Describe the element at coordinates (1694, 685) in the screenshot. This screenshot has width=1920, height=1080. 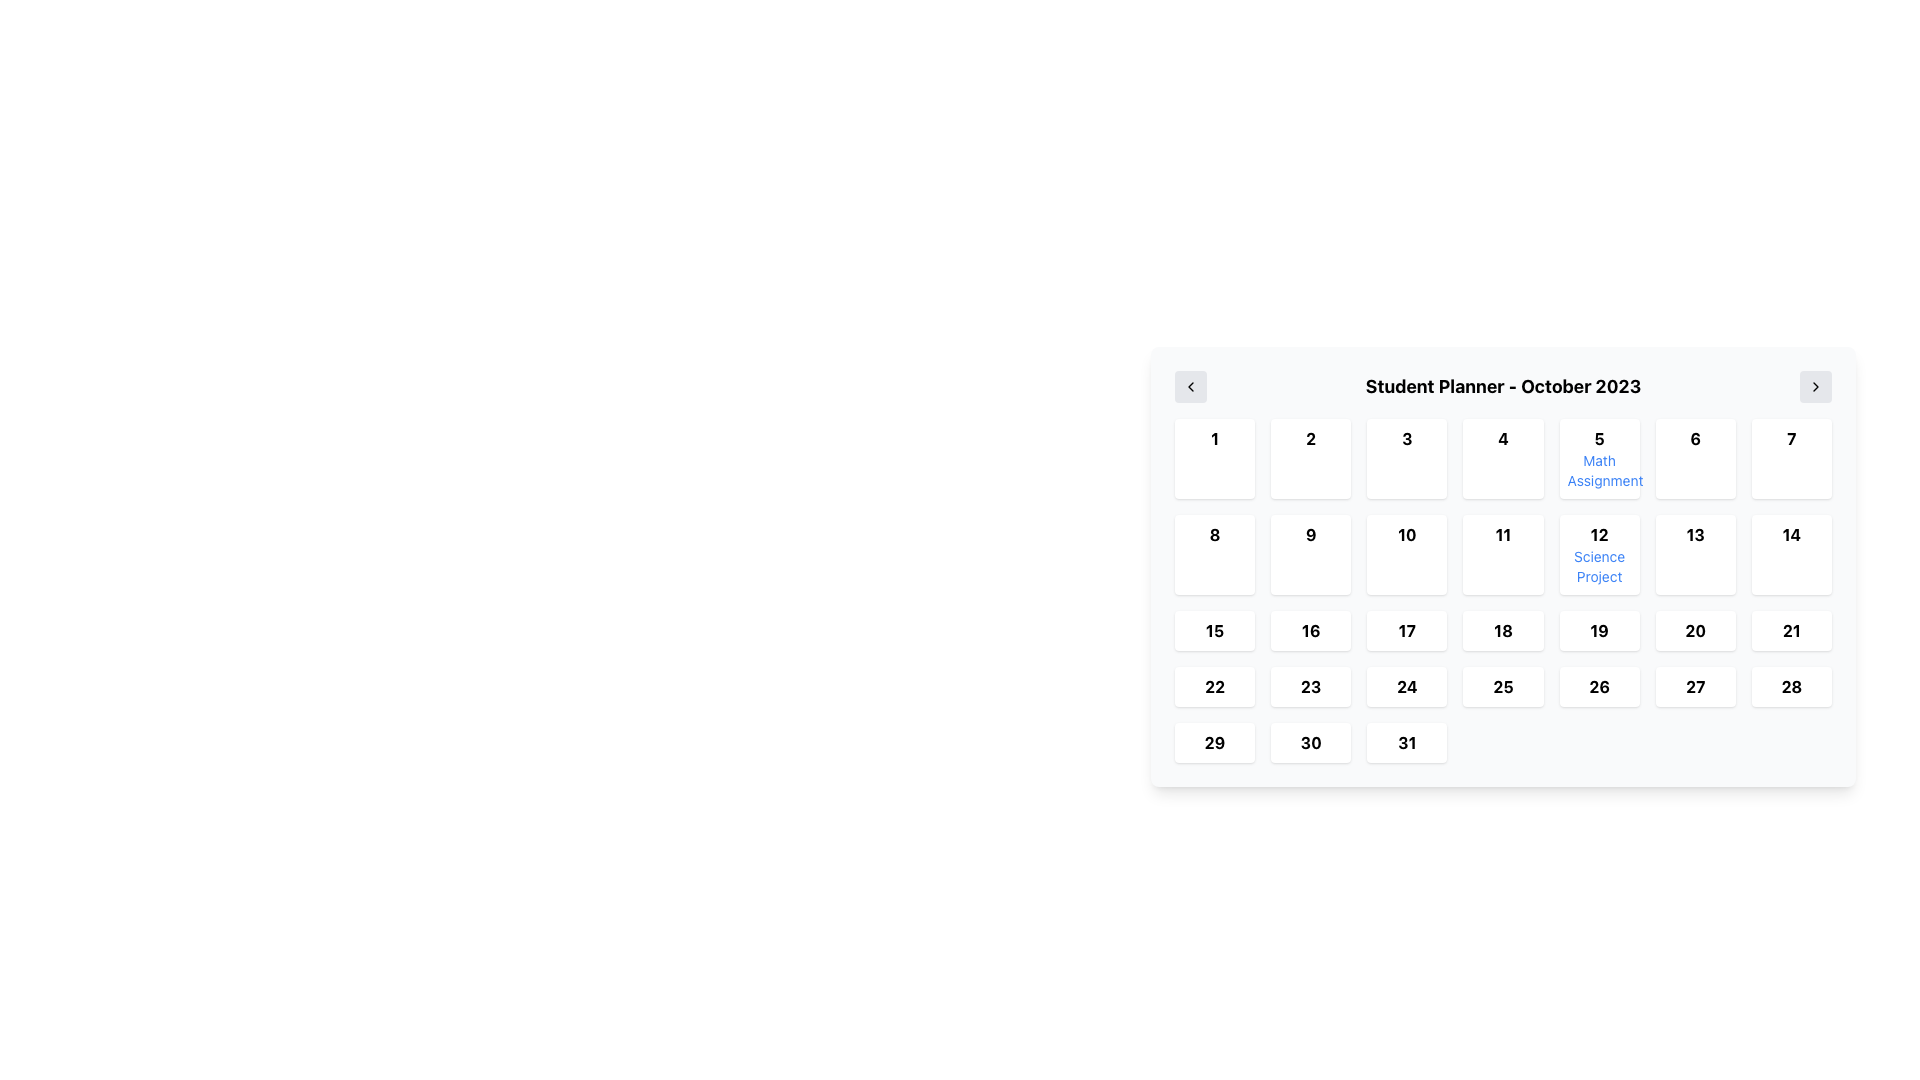
I see `the bold text label '27' located in the bottom row, second cell from the right of the calendar grid` at that location.